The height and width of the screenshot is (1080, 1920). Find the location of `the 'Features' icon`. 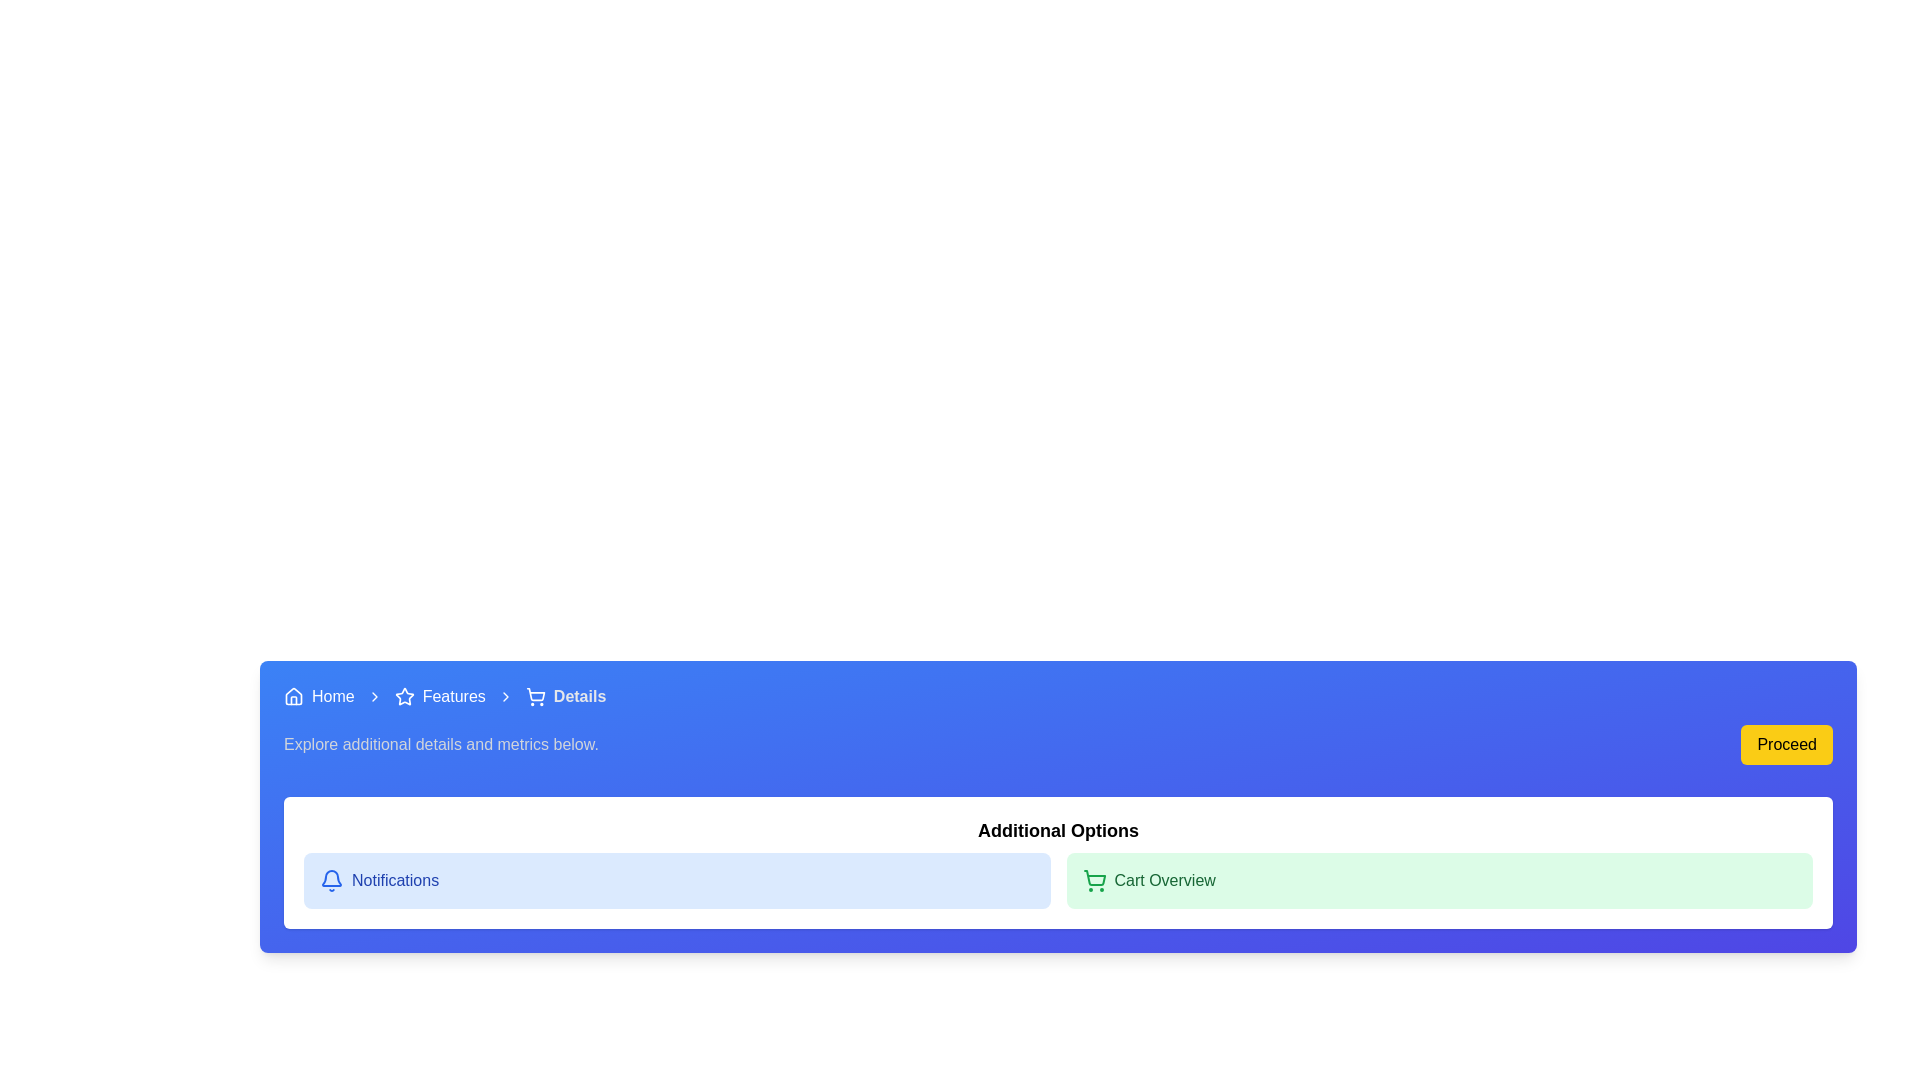

the 'Features' icon is located at coordinates (402, 694).